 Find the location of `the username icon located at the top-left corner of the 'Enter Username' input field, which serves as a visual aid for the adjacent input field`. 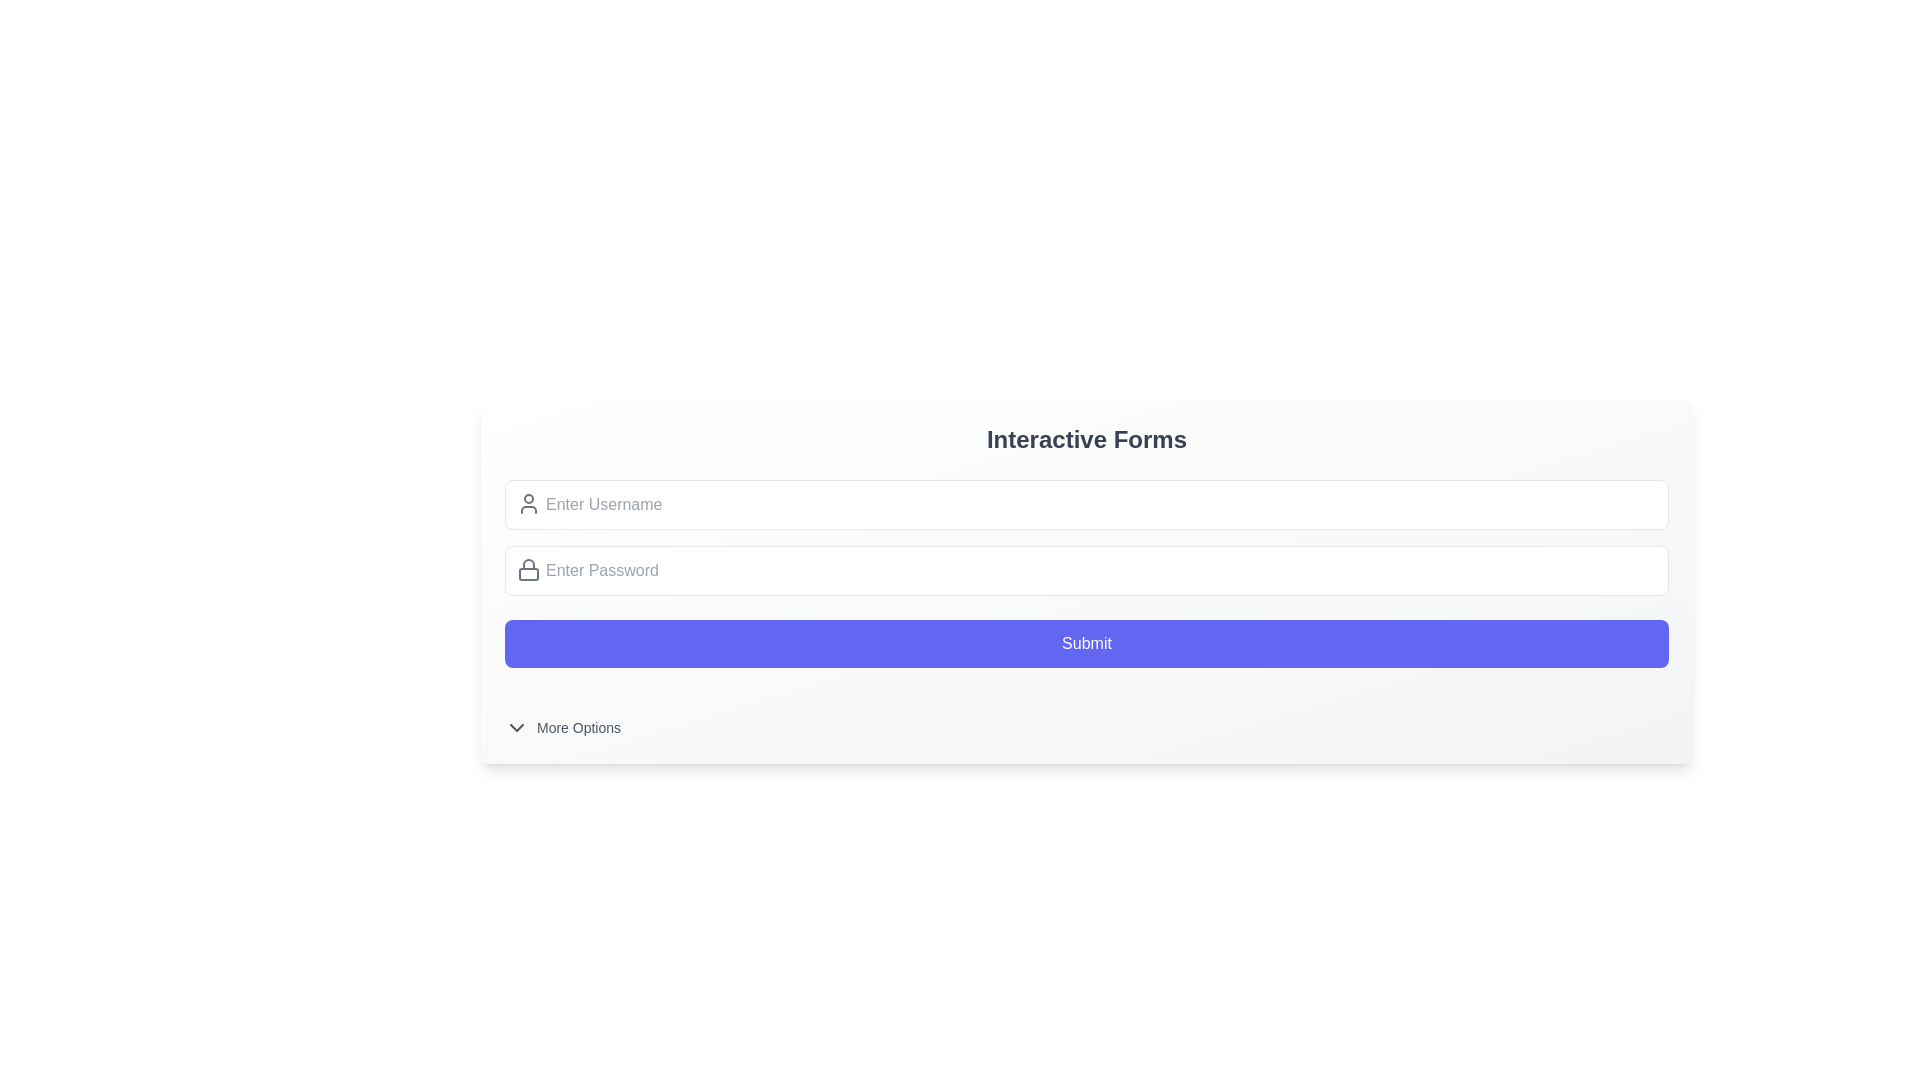

the username icon located at the top-left corner of the 'Enter Username' input field, which serves as a visual aid for the adjacent input field is located at coordinates (528, 503).